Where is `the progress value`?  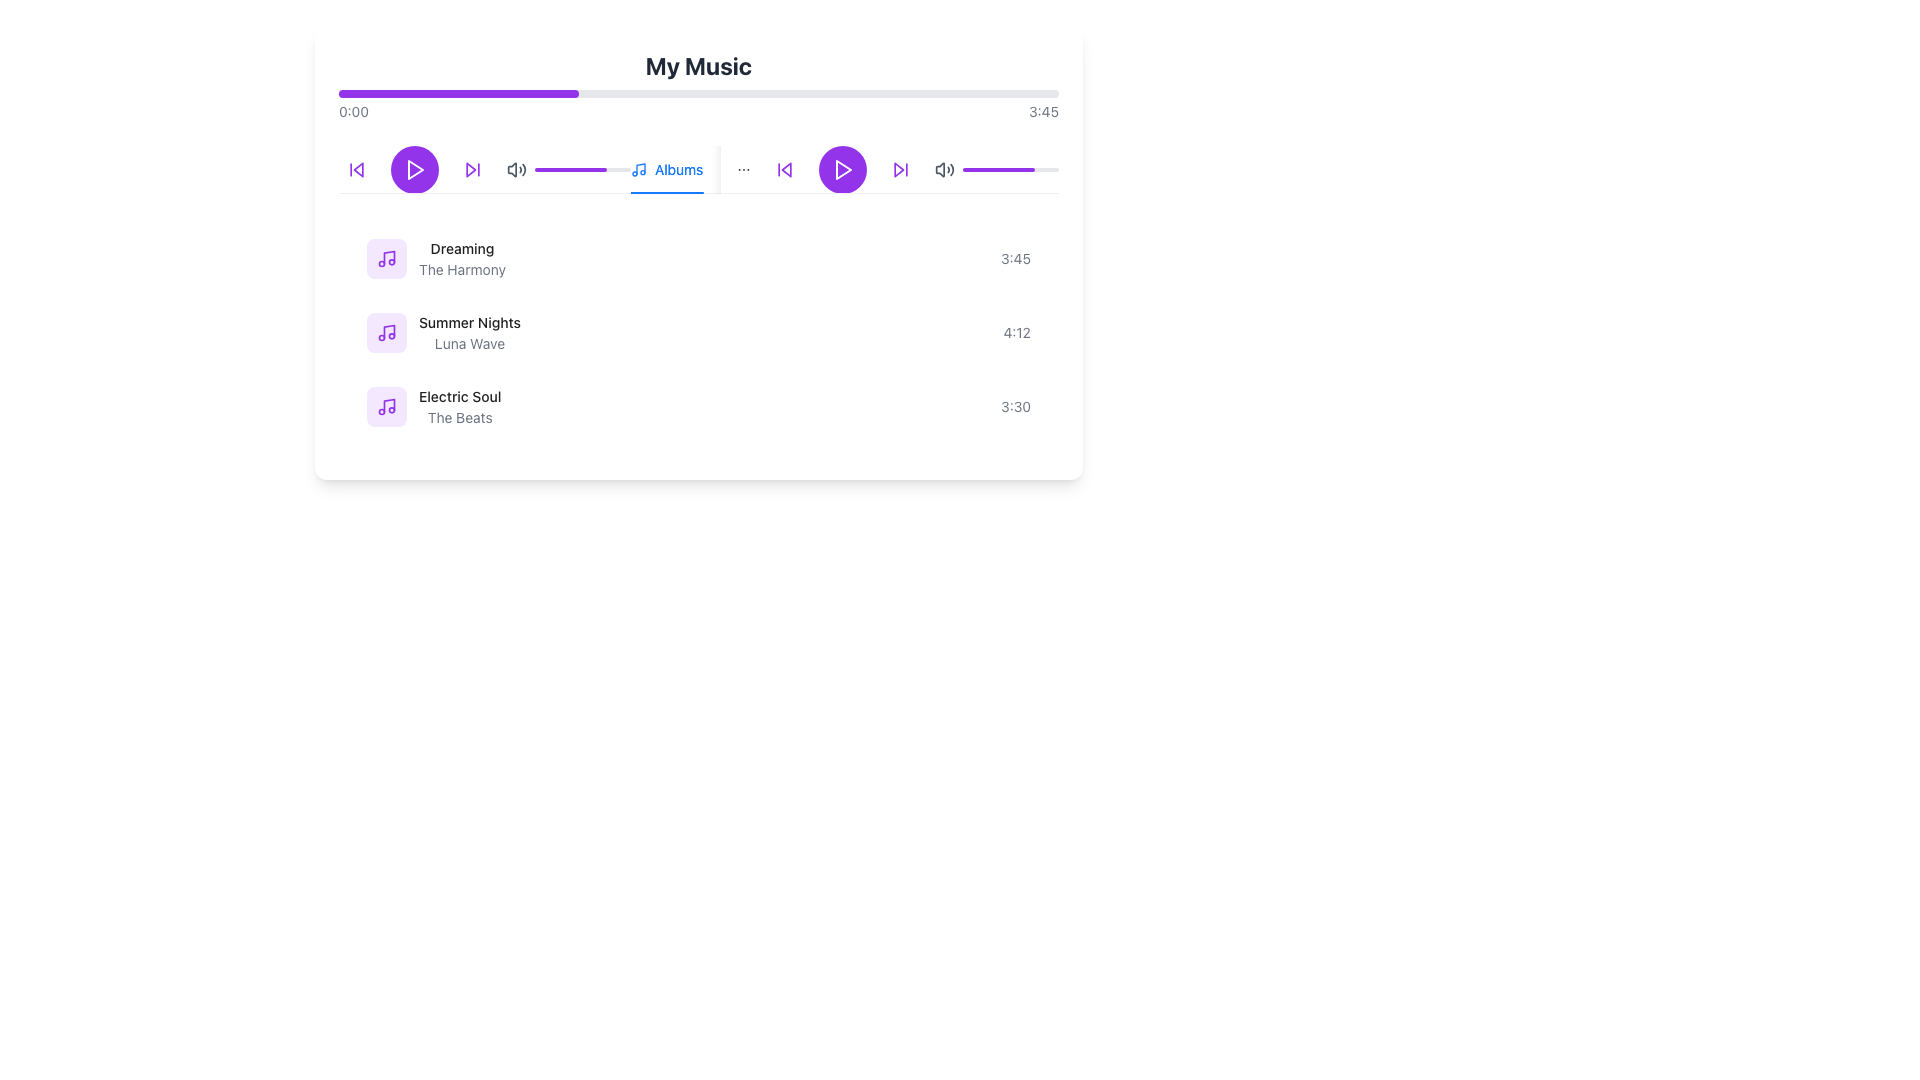
the progress value is located at coordinates (563, 168).